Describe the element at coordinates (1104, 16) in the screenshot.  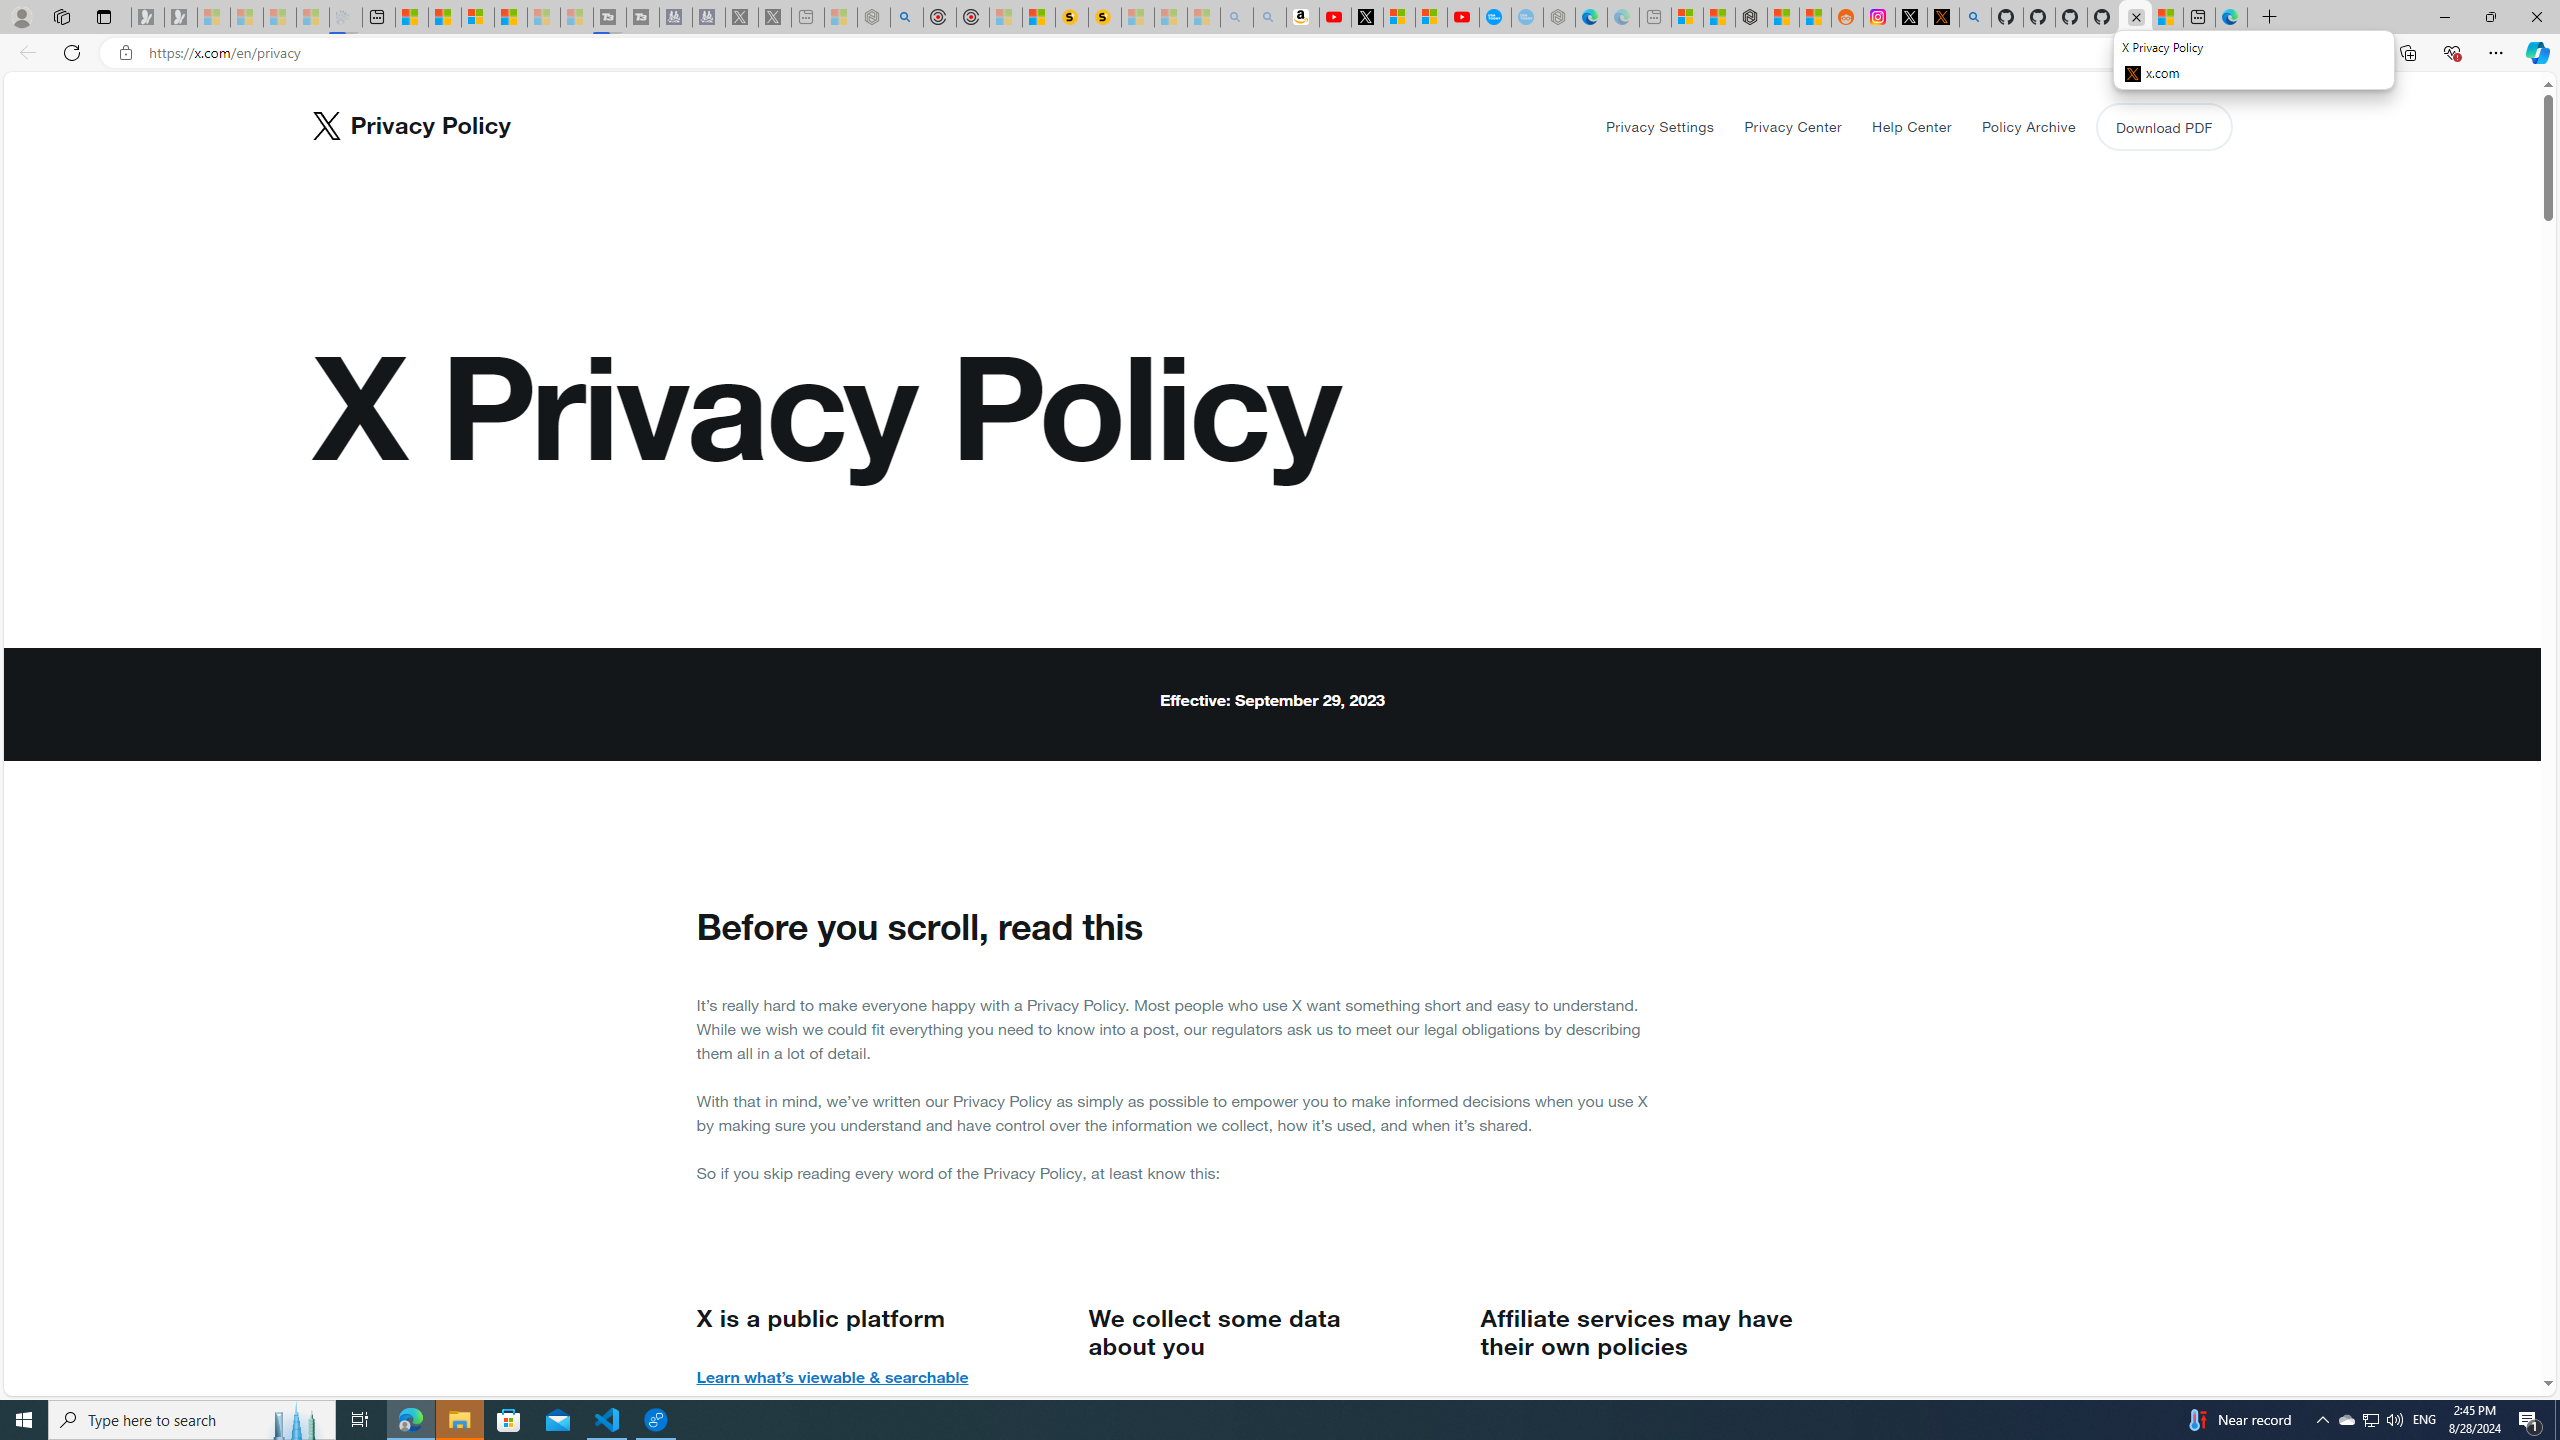
I see `'Michelle Starr, Senior Journalist at ScienceAlert'` at that location.